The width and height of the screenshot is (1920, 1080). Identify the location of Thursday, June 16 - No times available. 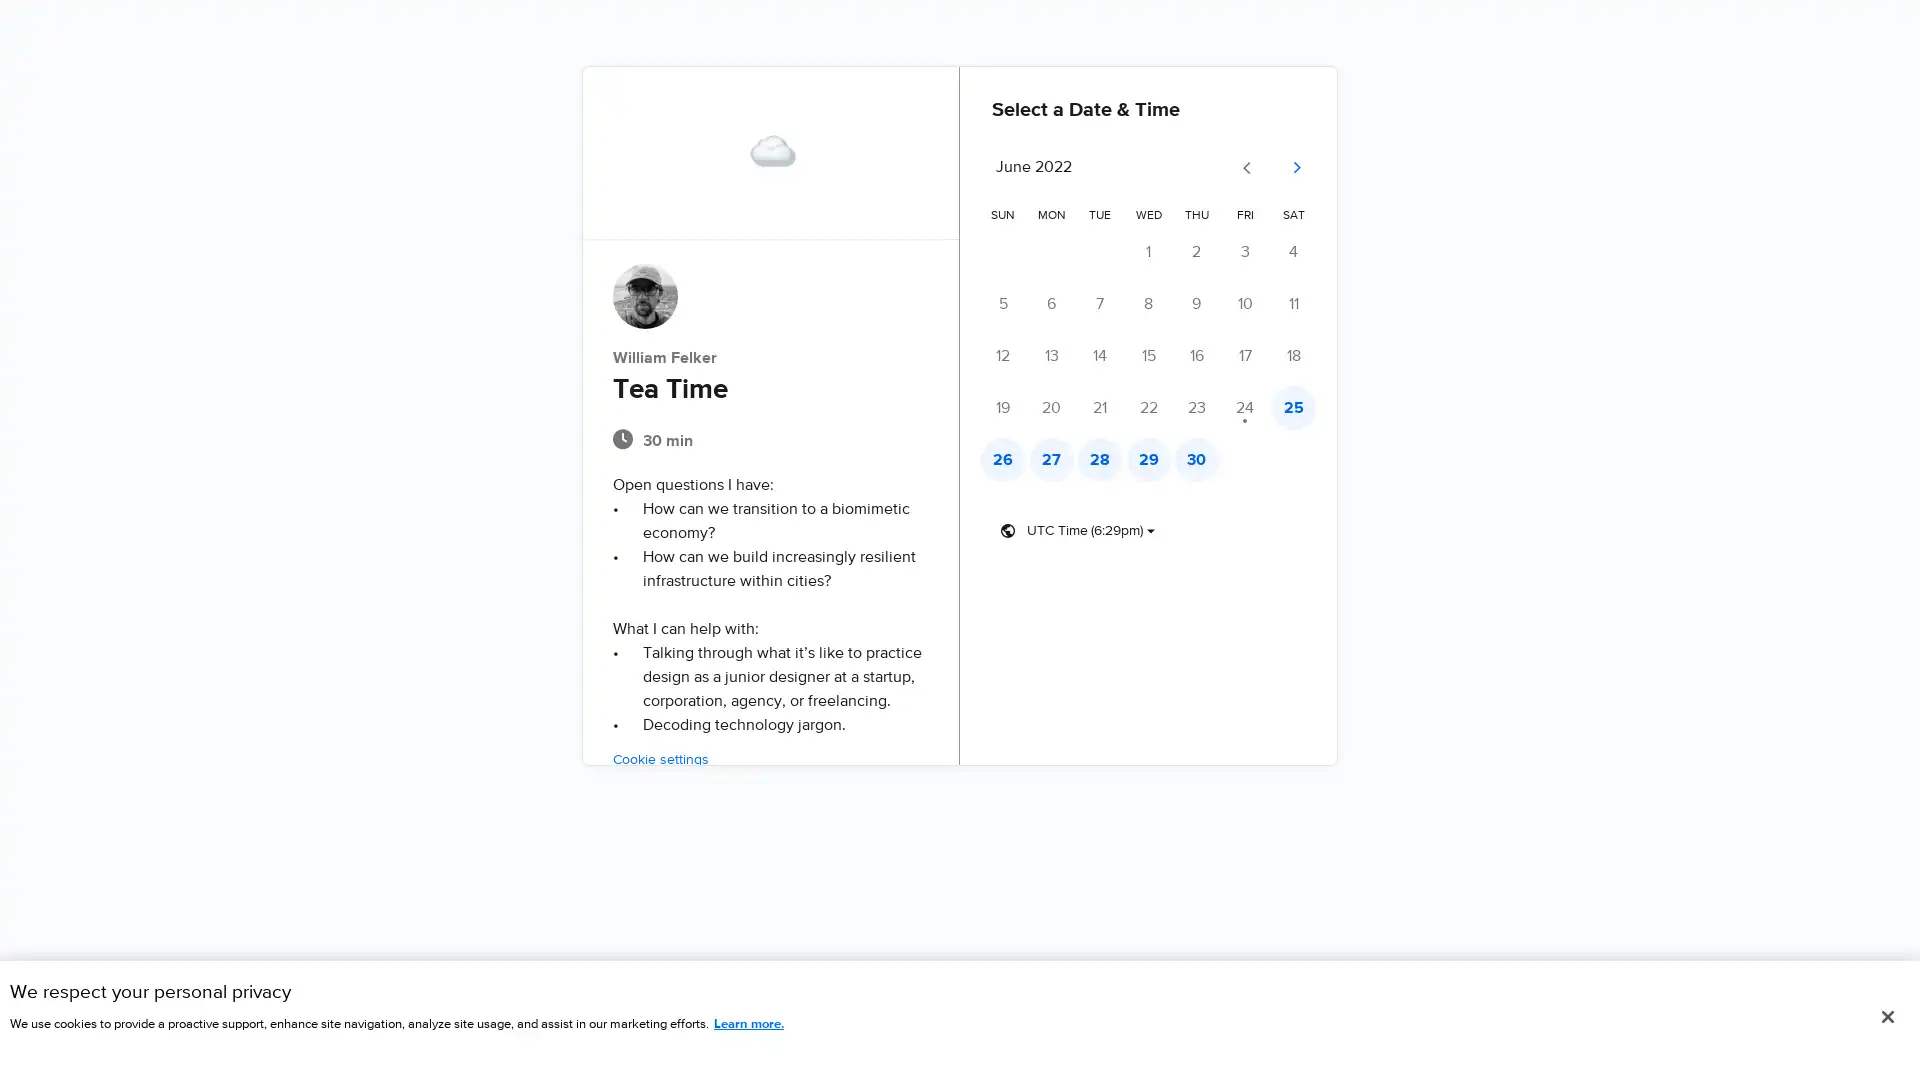
(1209, 354).